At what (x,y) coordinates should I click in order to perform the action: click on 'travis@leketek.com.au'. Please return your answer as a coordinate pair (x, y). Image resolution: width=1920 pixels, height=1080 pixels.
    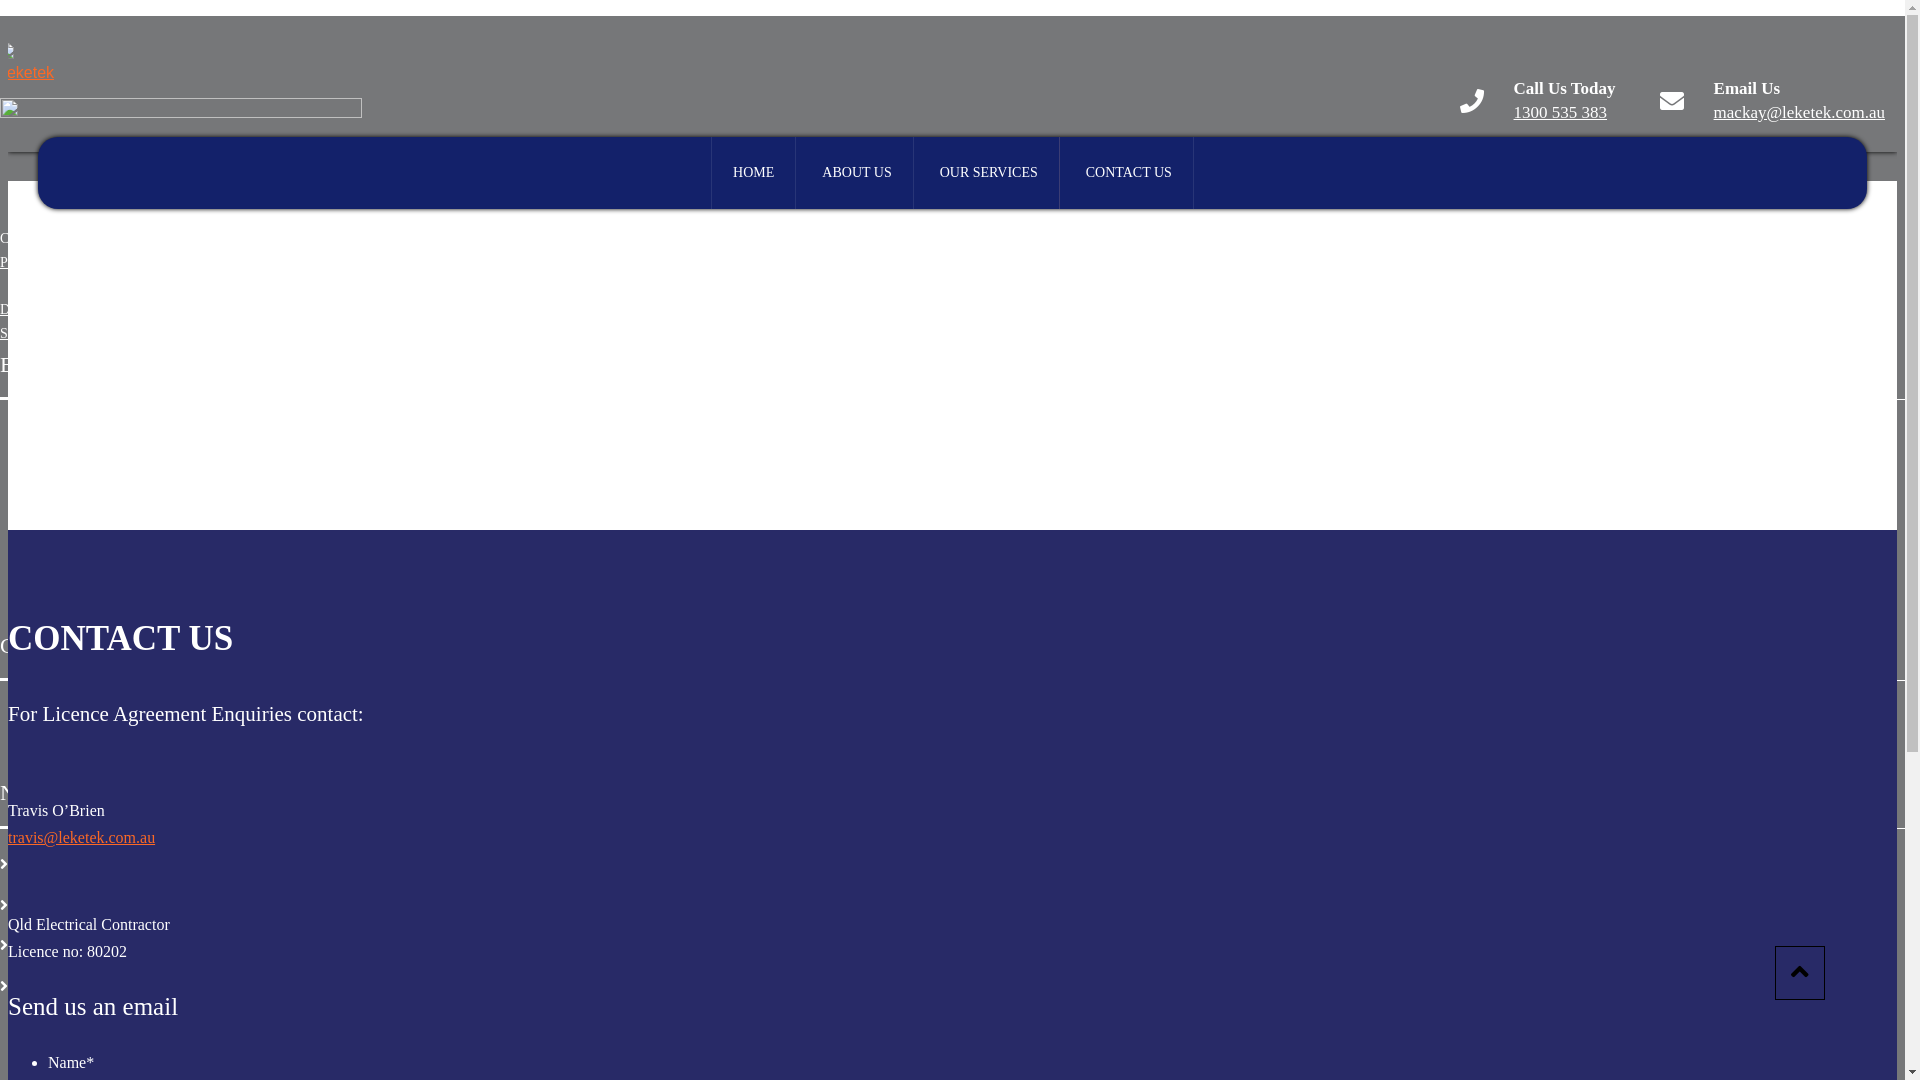
    Looking at the image, I should click on (80, 837).